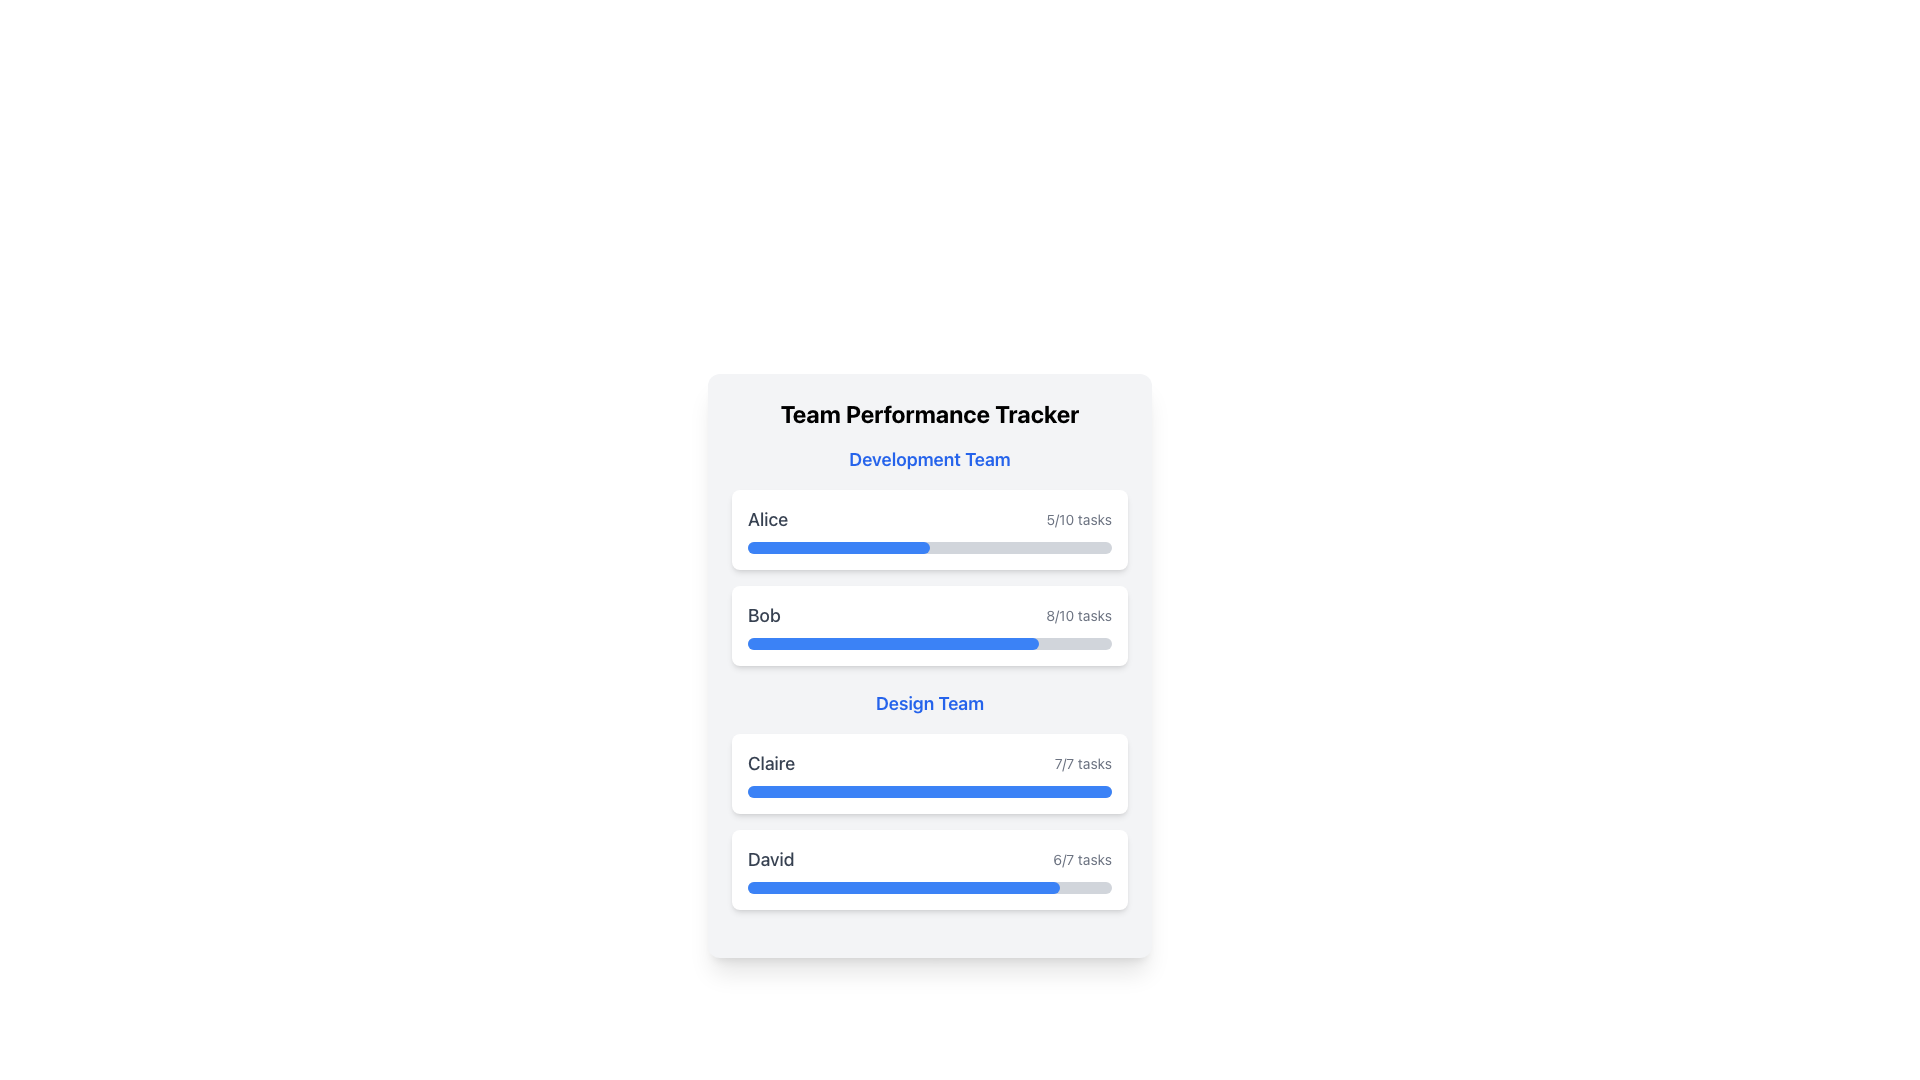 Image resolution: width=1920 pixels, height=1080 pixels. I want to click on the progress bar at the bottom of David's task card, which indicates the completion of tasks with a blue and gray visual representation, so click(929, 886).